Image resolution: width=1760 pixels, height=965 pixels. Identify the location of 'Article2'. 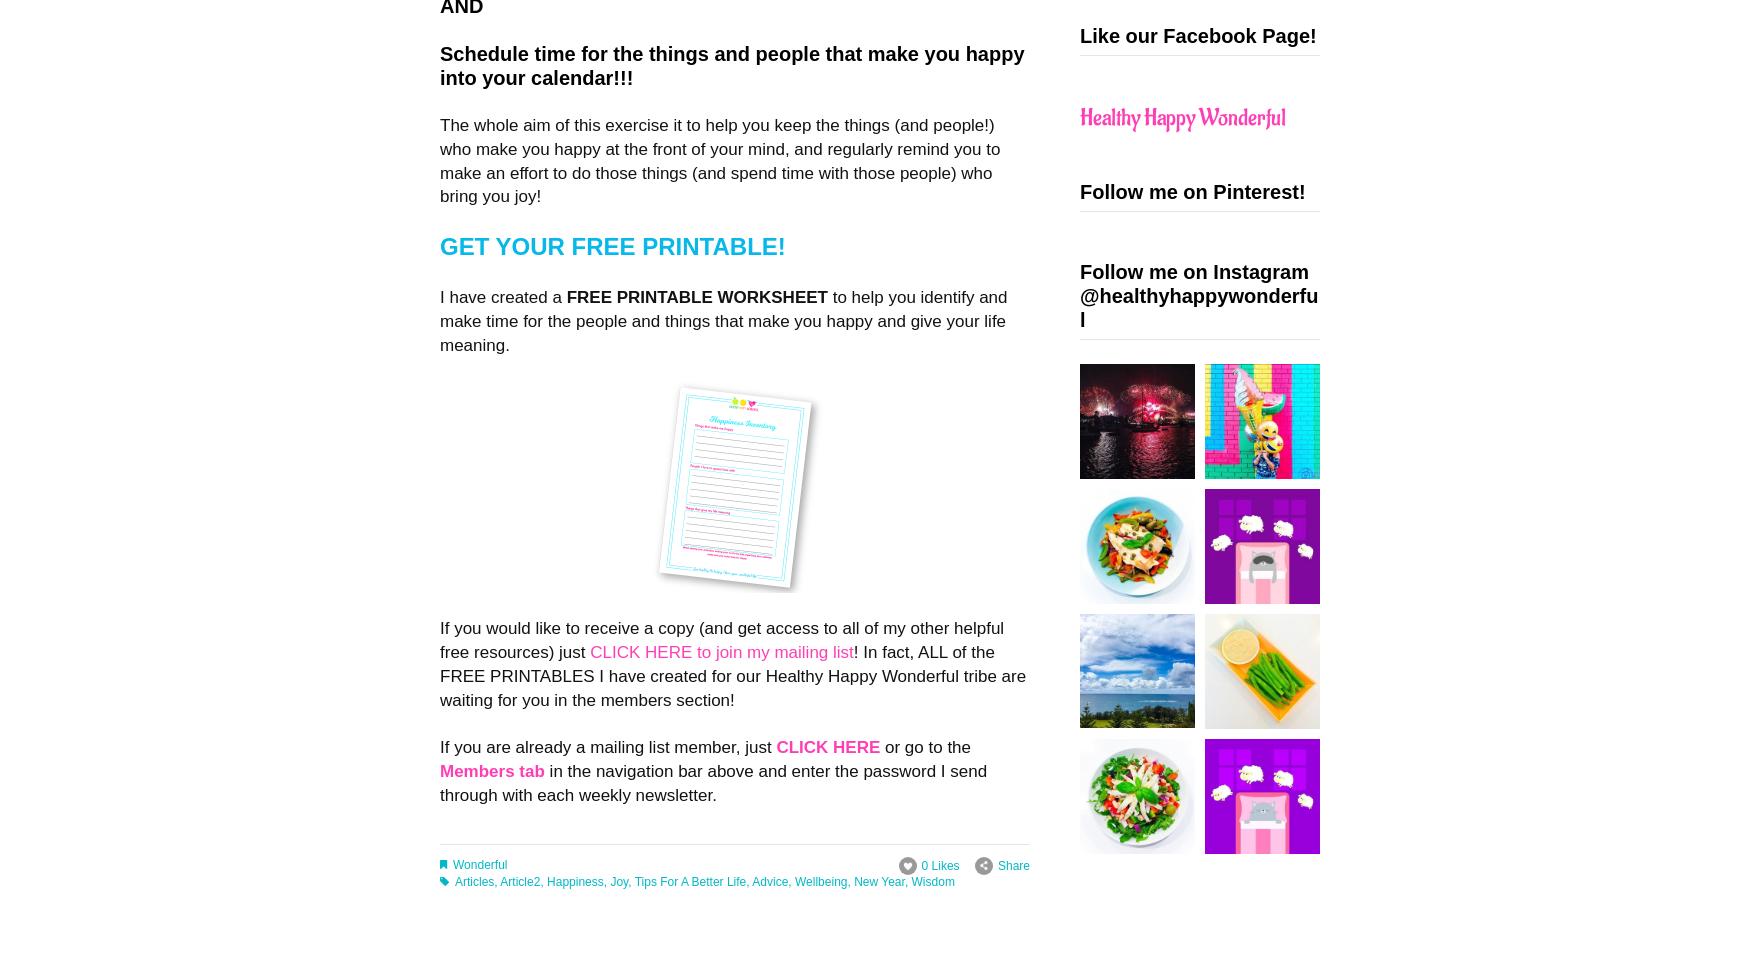
(520, 881).